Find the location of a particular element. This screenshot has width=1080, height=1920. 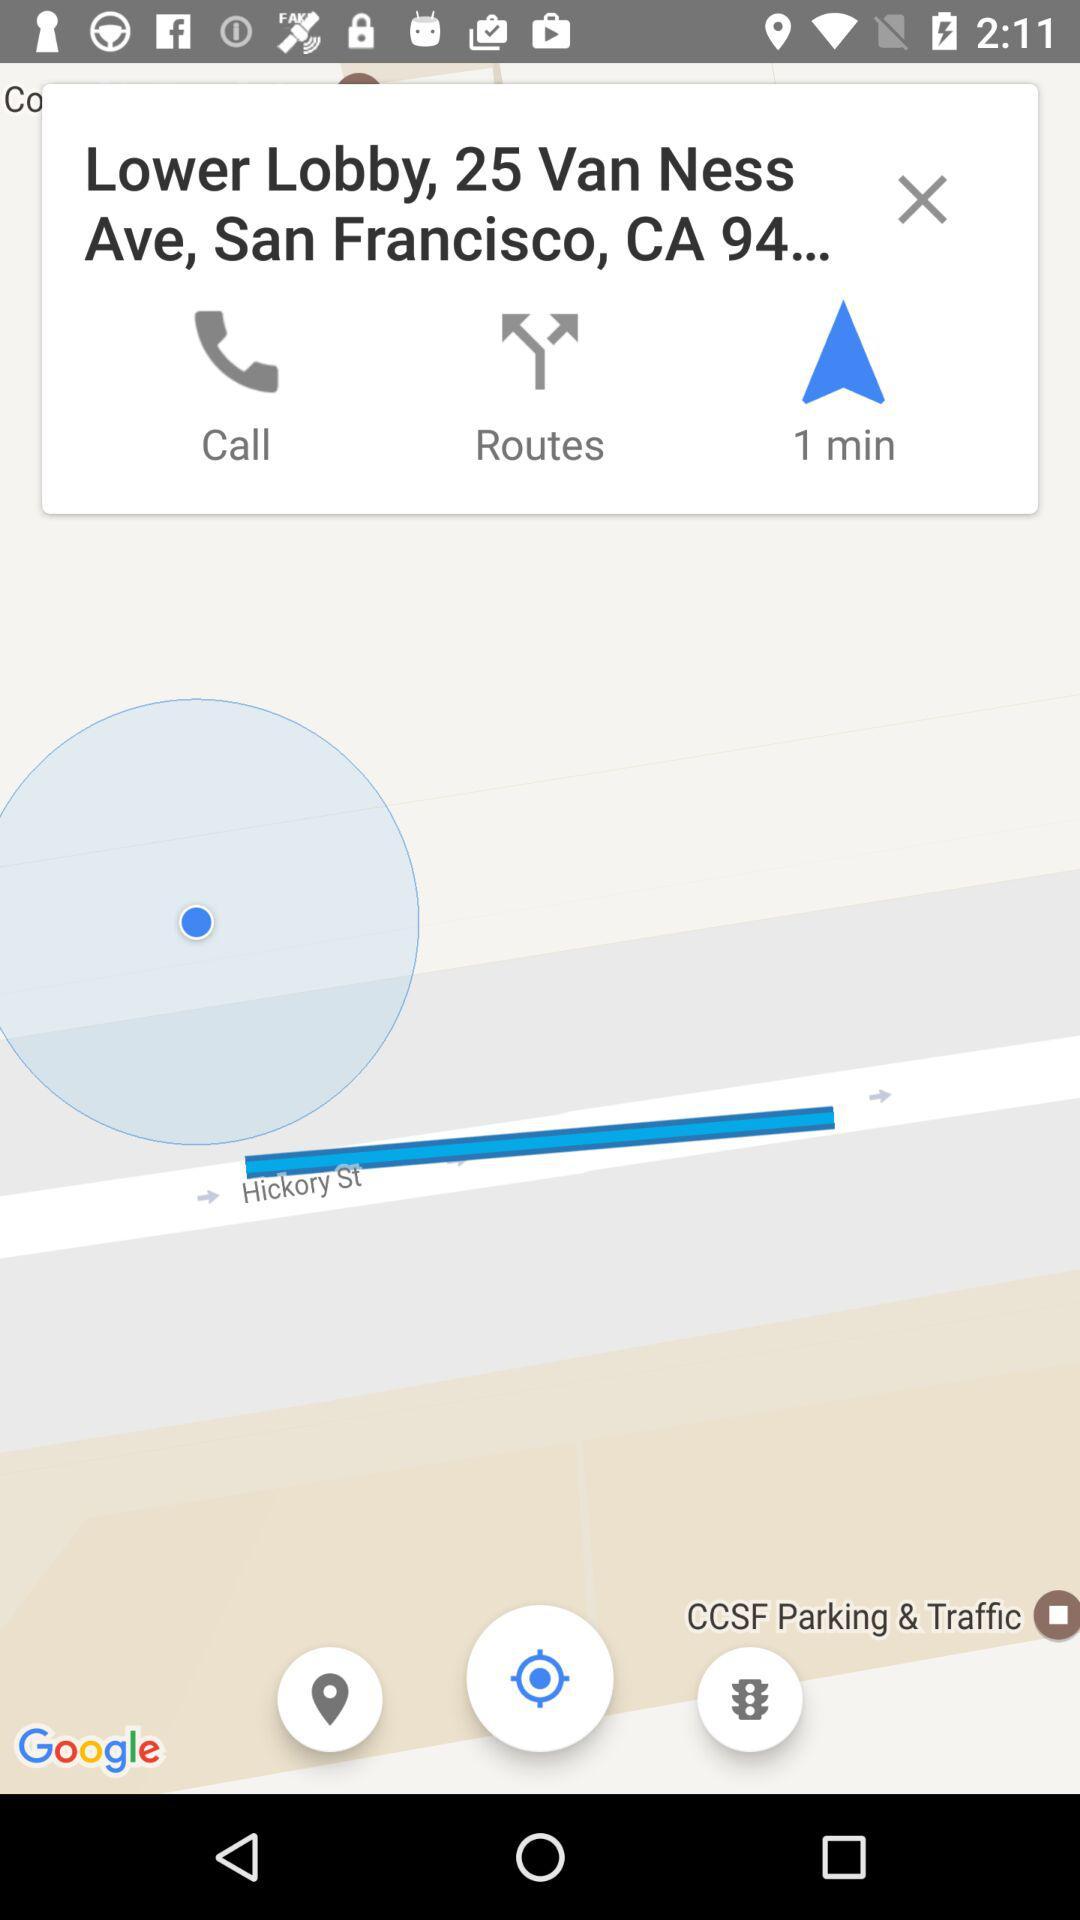

traffic is located at coordinates (749, 1698).